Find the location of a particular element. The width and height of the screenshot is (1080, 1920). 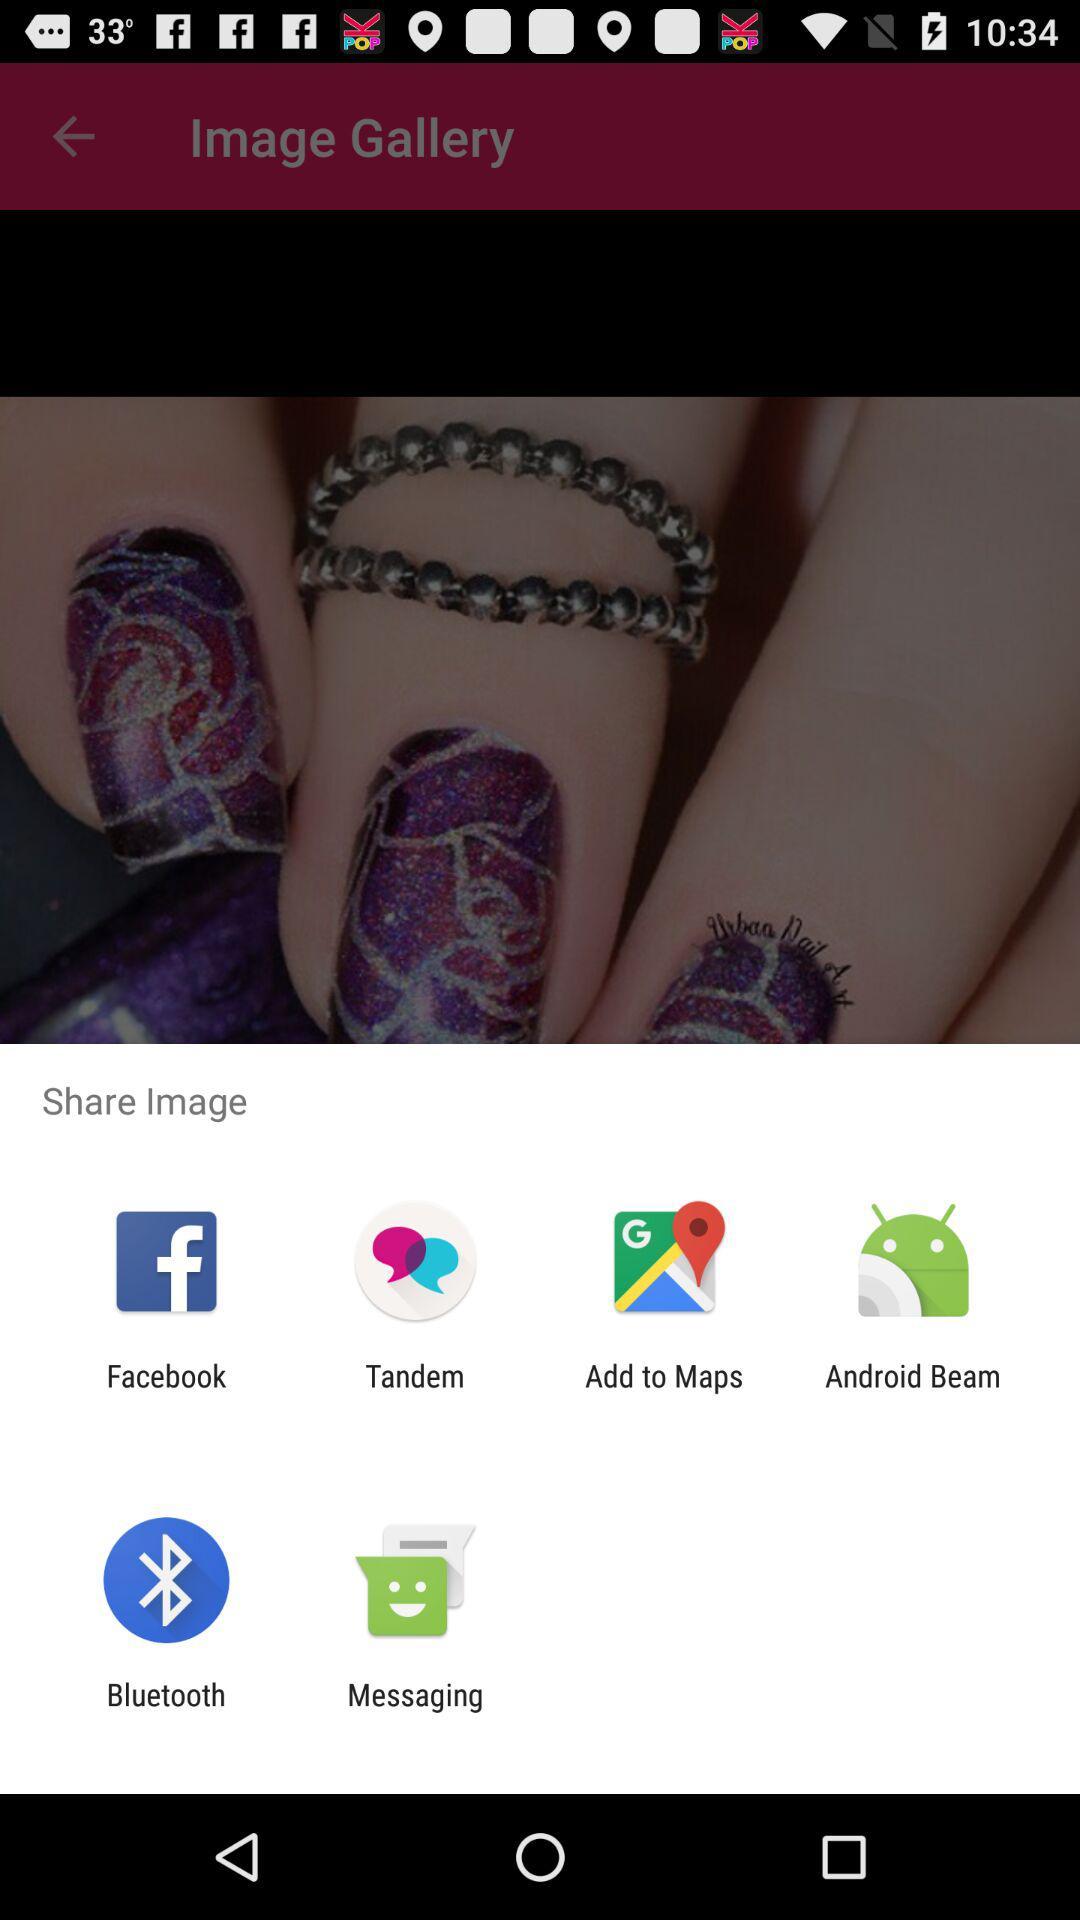

item next to the add to maps is located at coordinates (414, 1392).